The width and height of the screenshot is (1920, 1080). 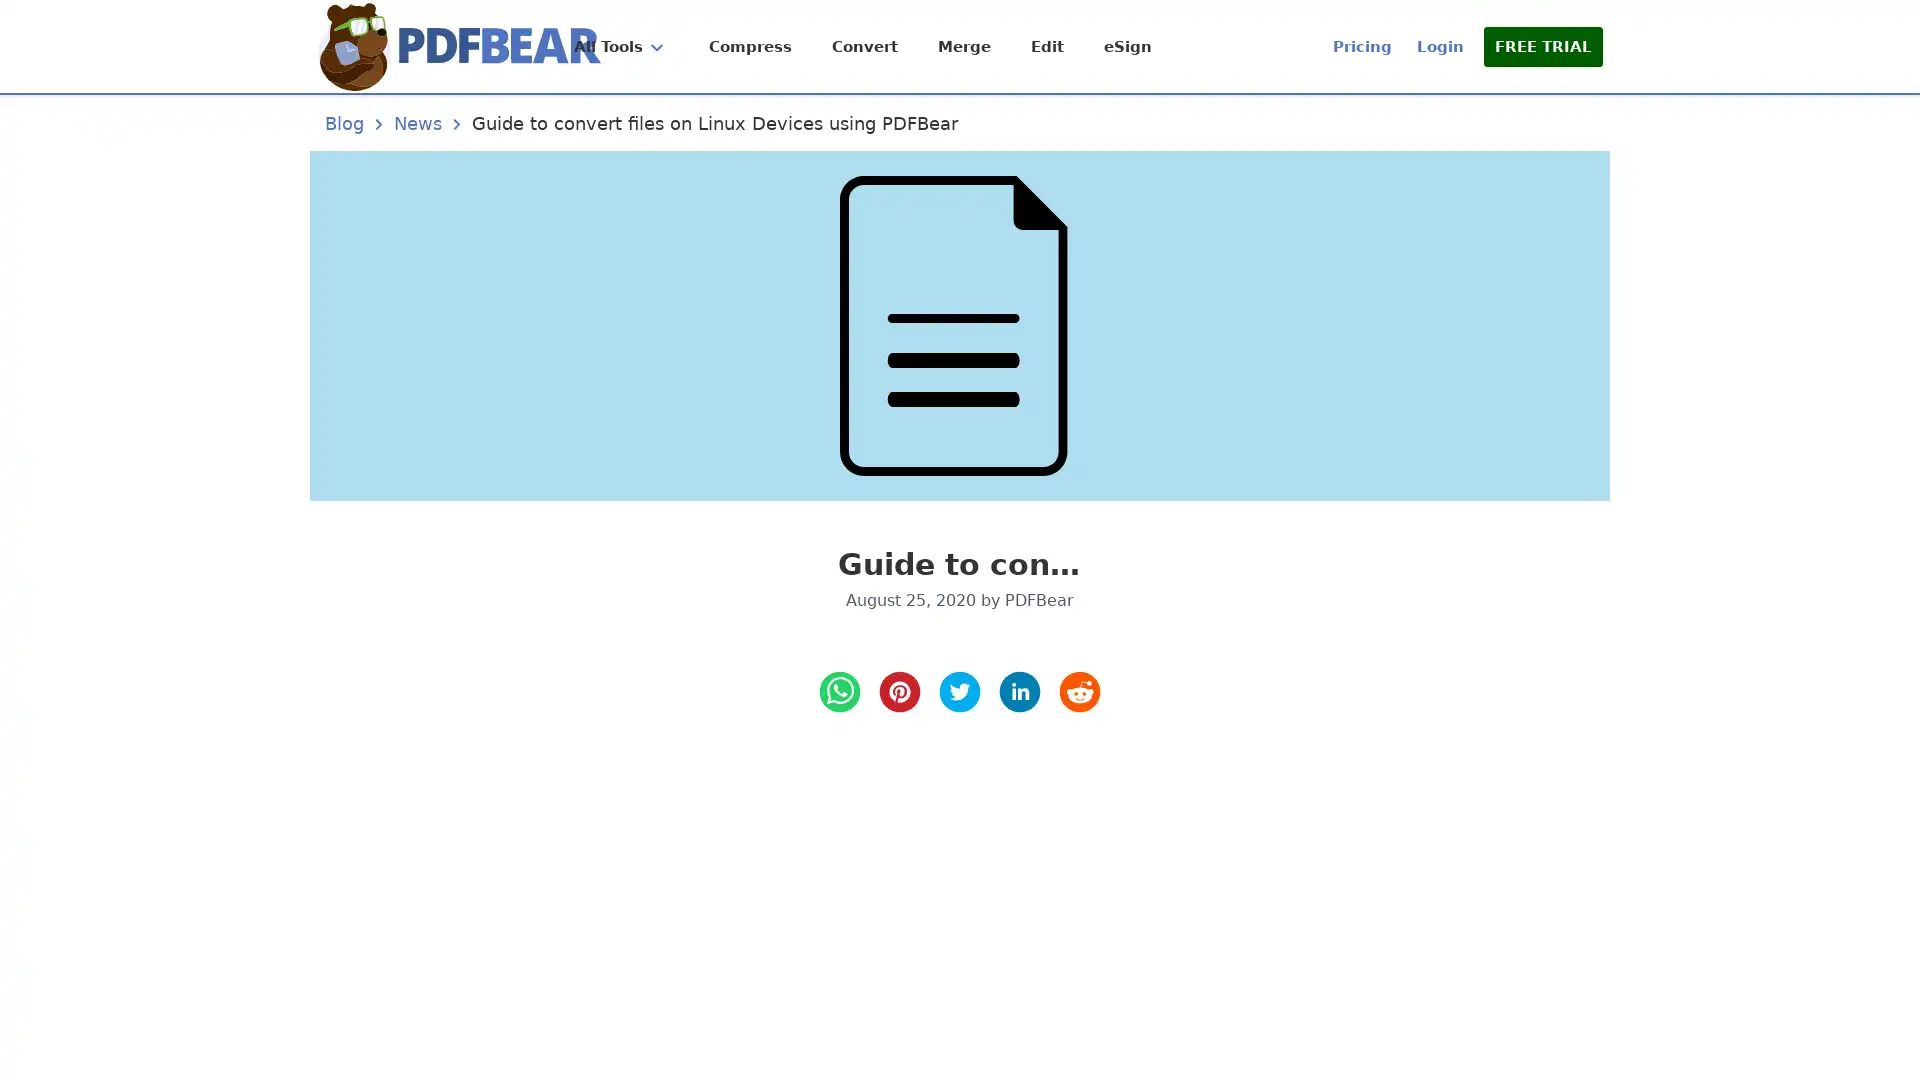 What do you see at coordinates (864, 45) in the screenshot?
I see `Convert` at bounding box center [864, 45].